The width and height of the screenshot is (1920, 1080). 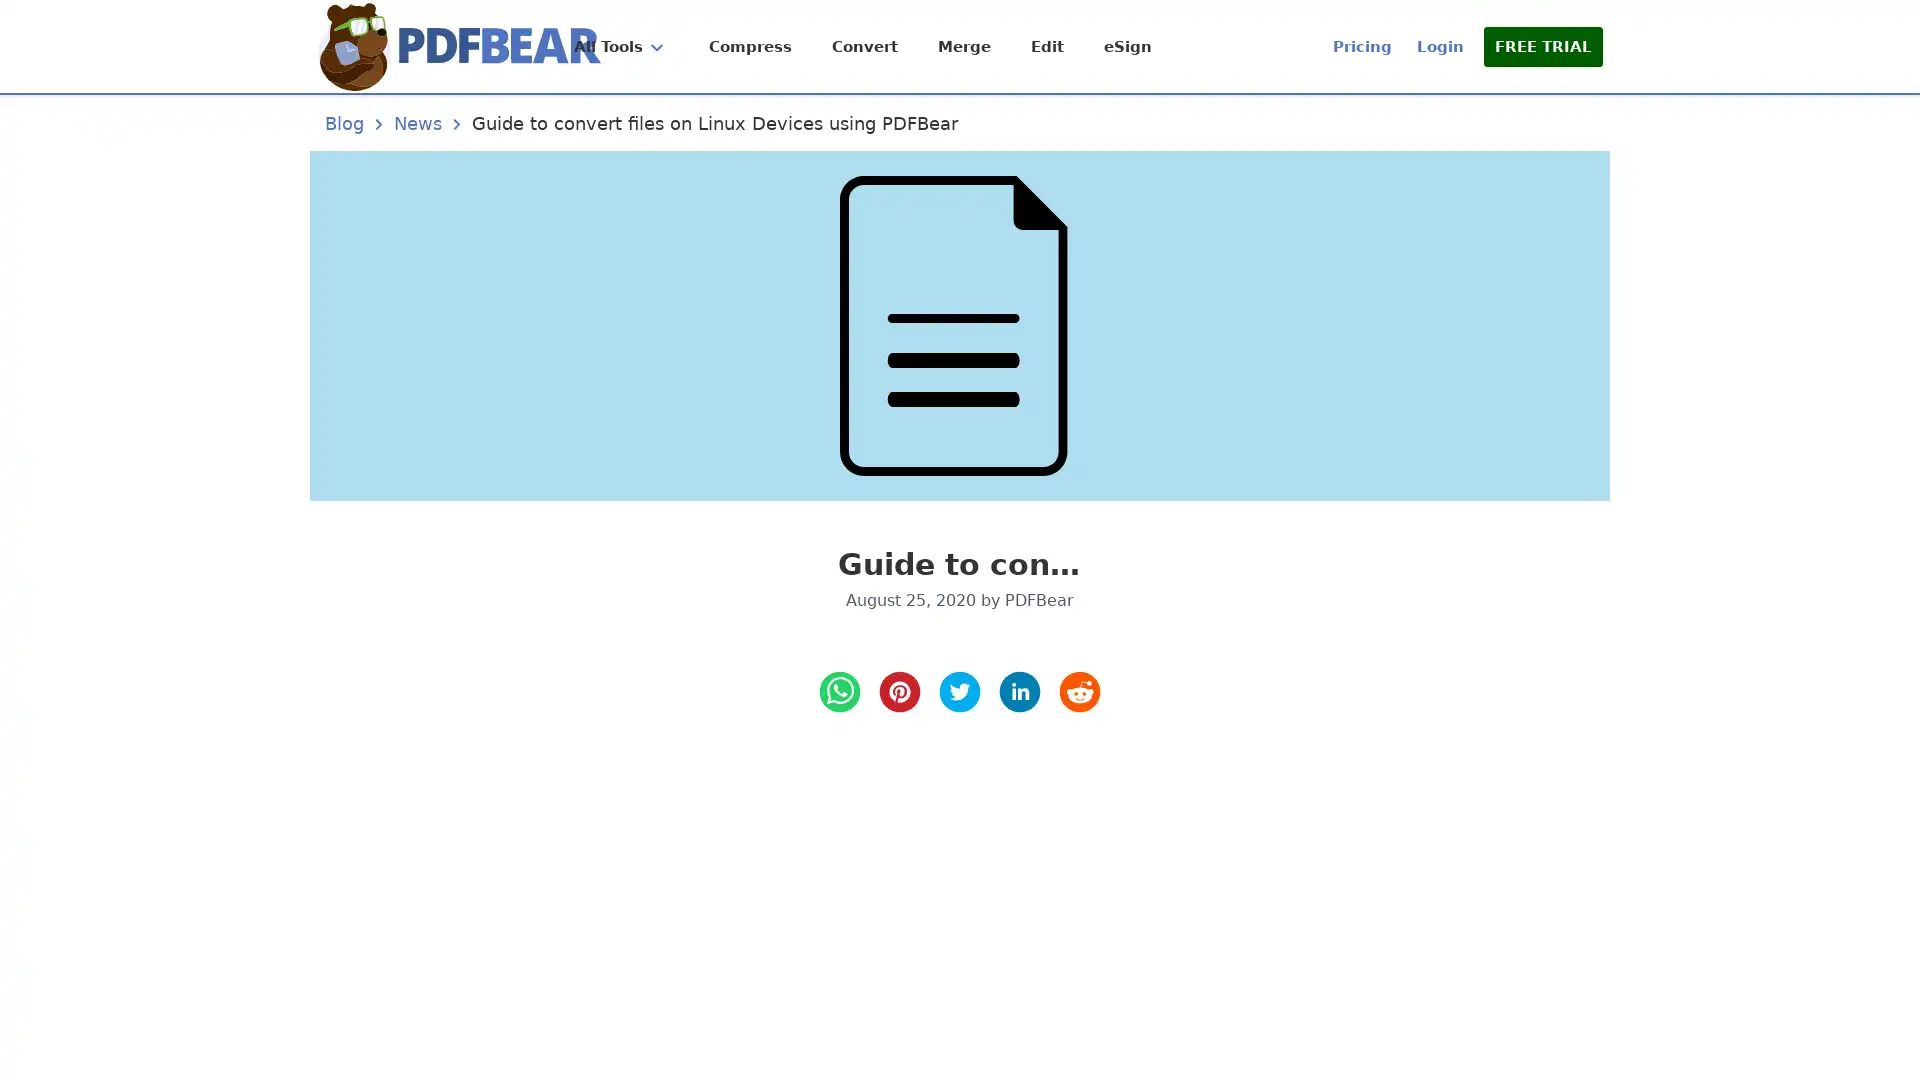 What do you see at coordinates (864, 45) in the screenshot?
I see `Convert` at bounding box center [864, 45].